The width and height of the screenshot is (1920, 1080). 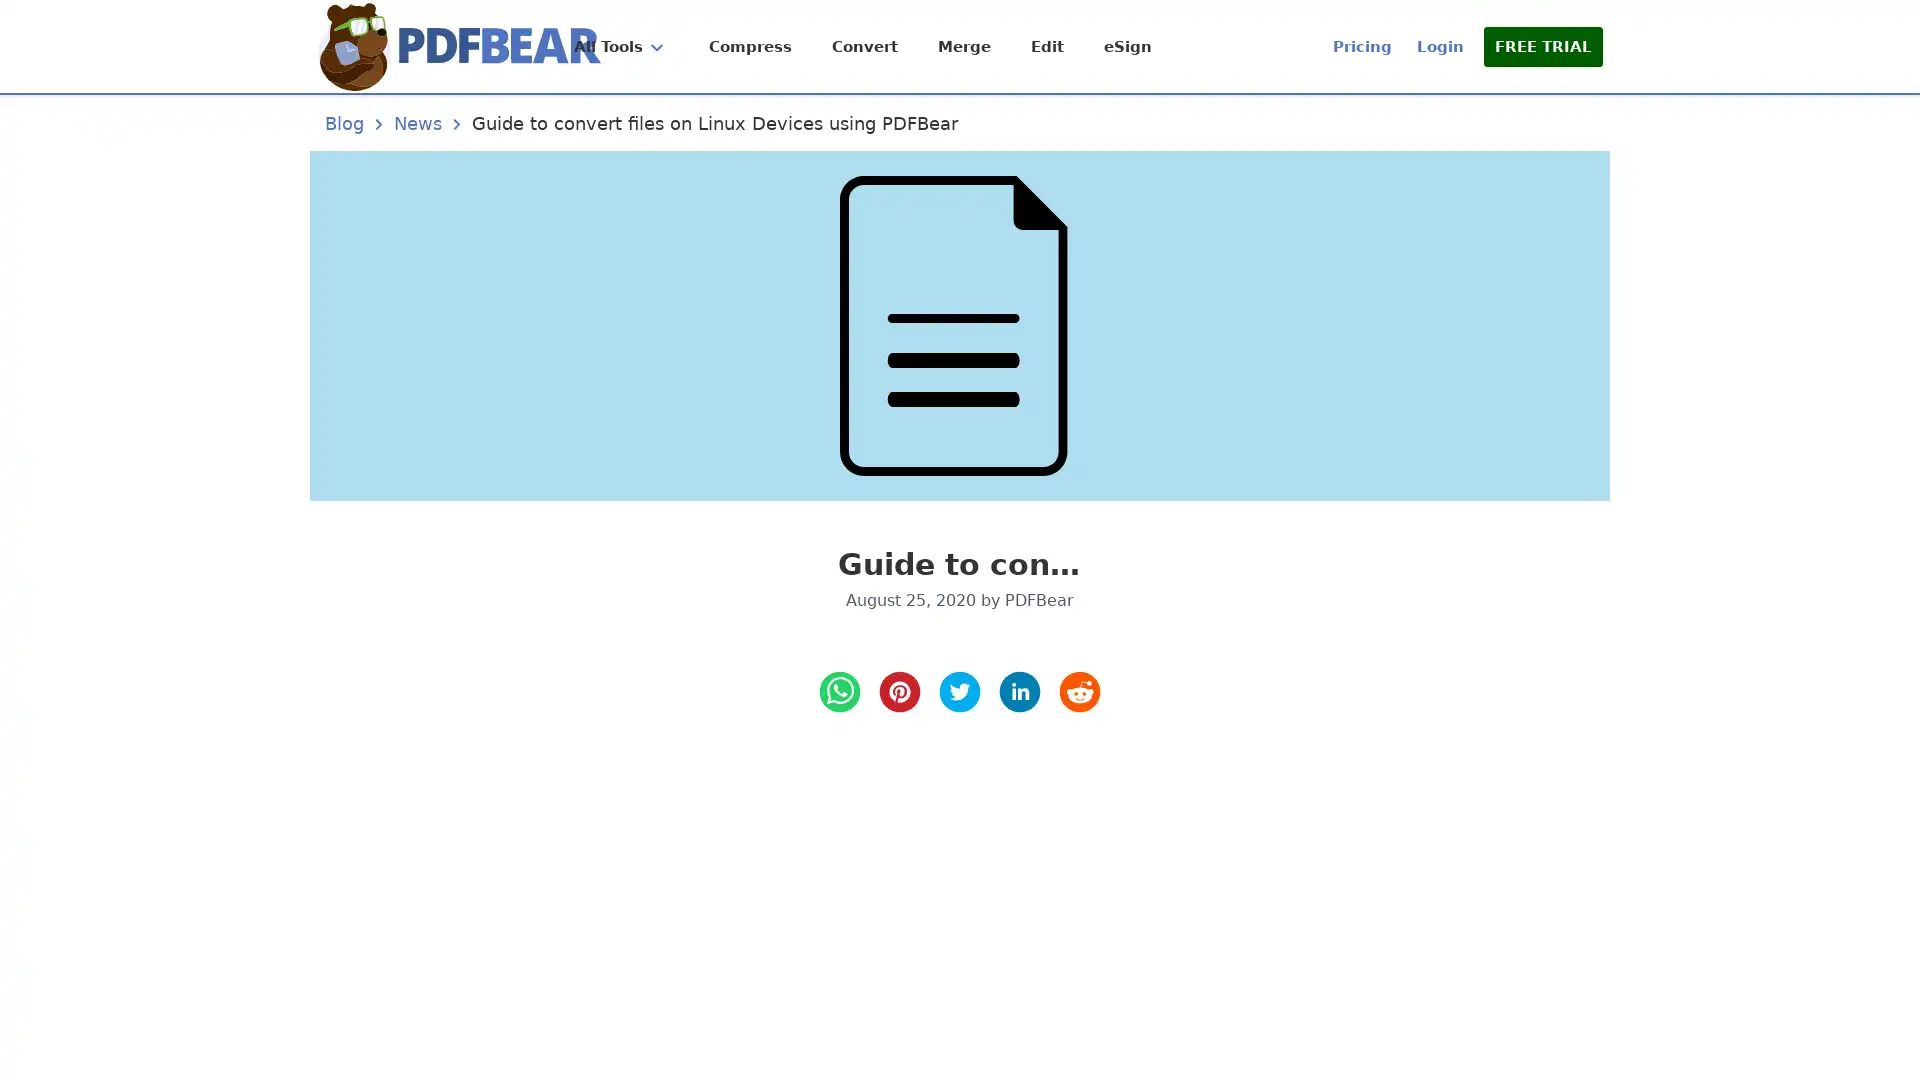 What do you see at coordinates (864, 45) in the screenshot?
I see `Convert` at bounding box center [864, 45].